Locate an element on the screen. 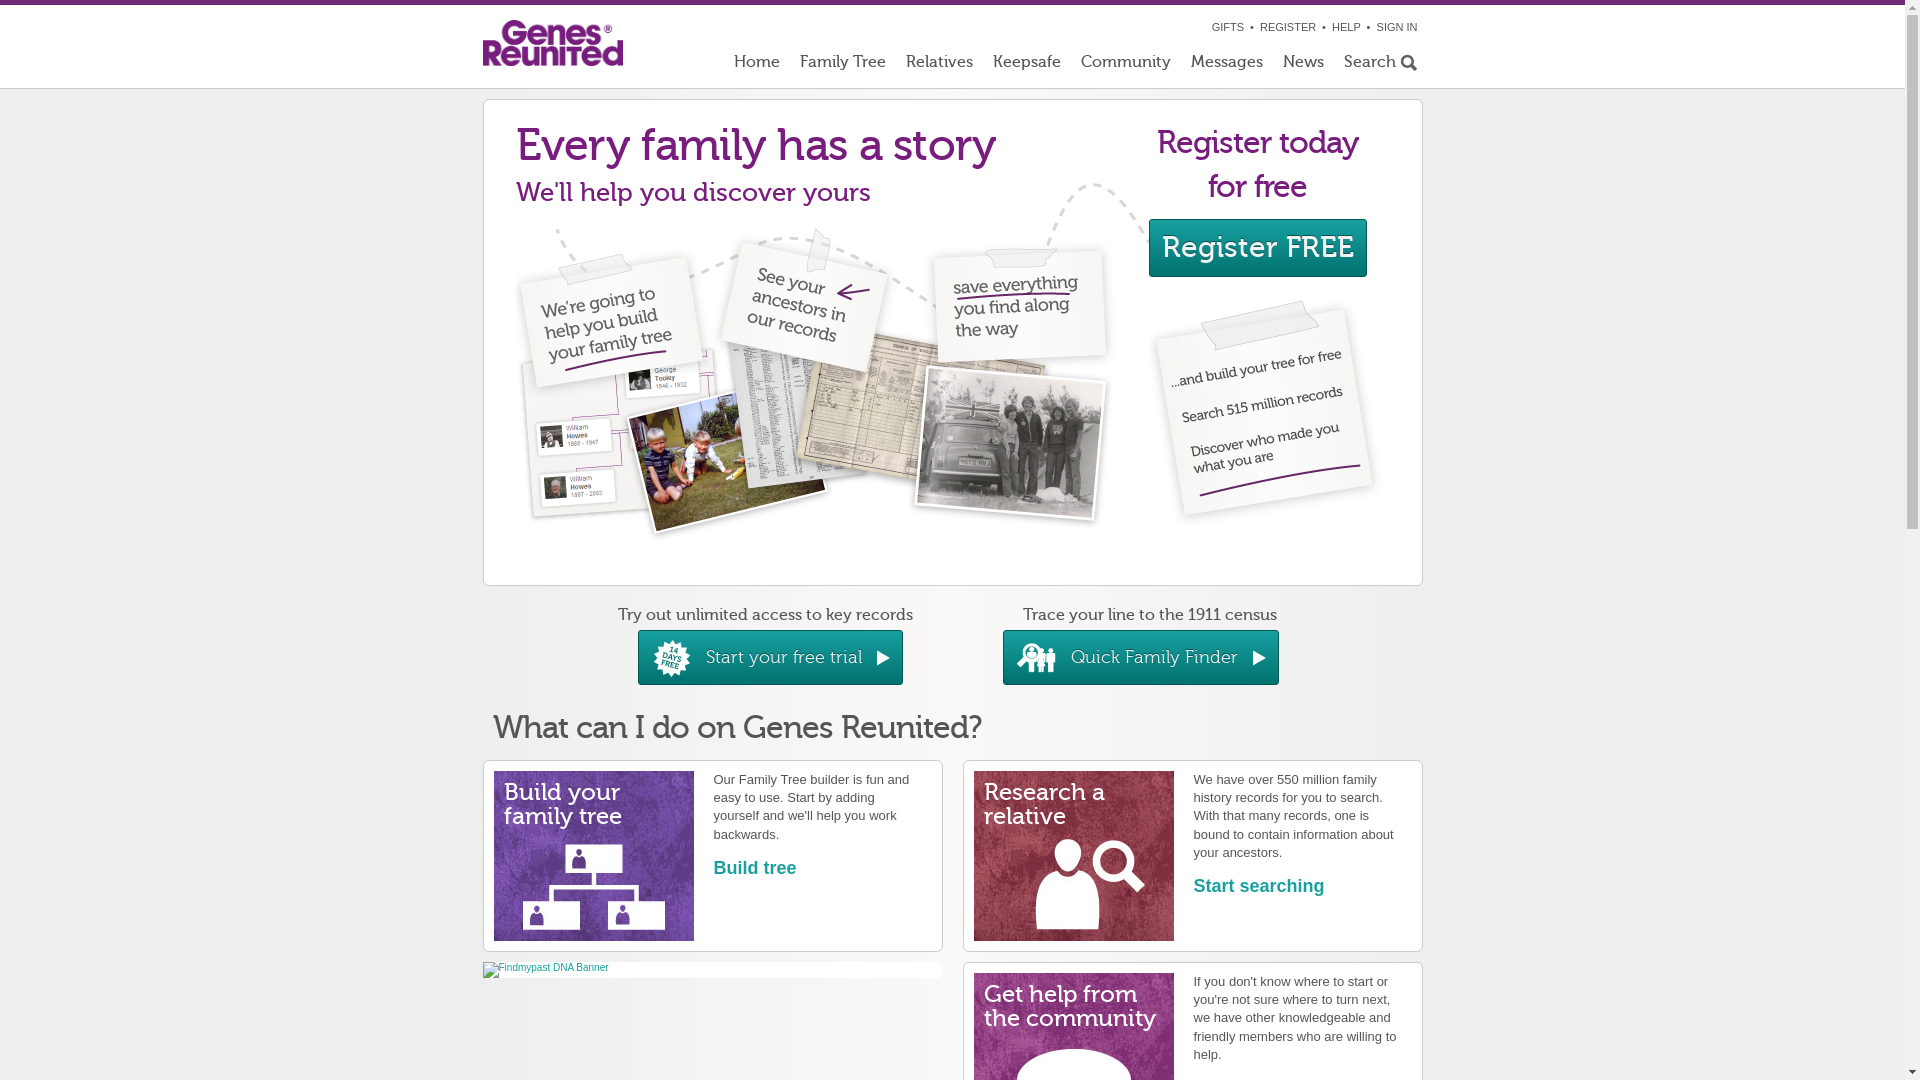 This screenshot has height=1080, width=1920. 'Build tree' is located at coordinates (714, 866).